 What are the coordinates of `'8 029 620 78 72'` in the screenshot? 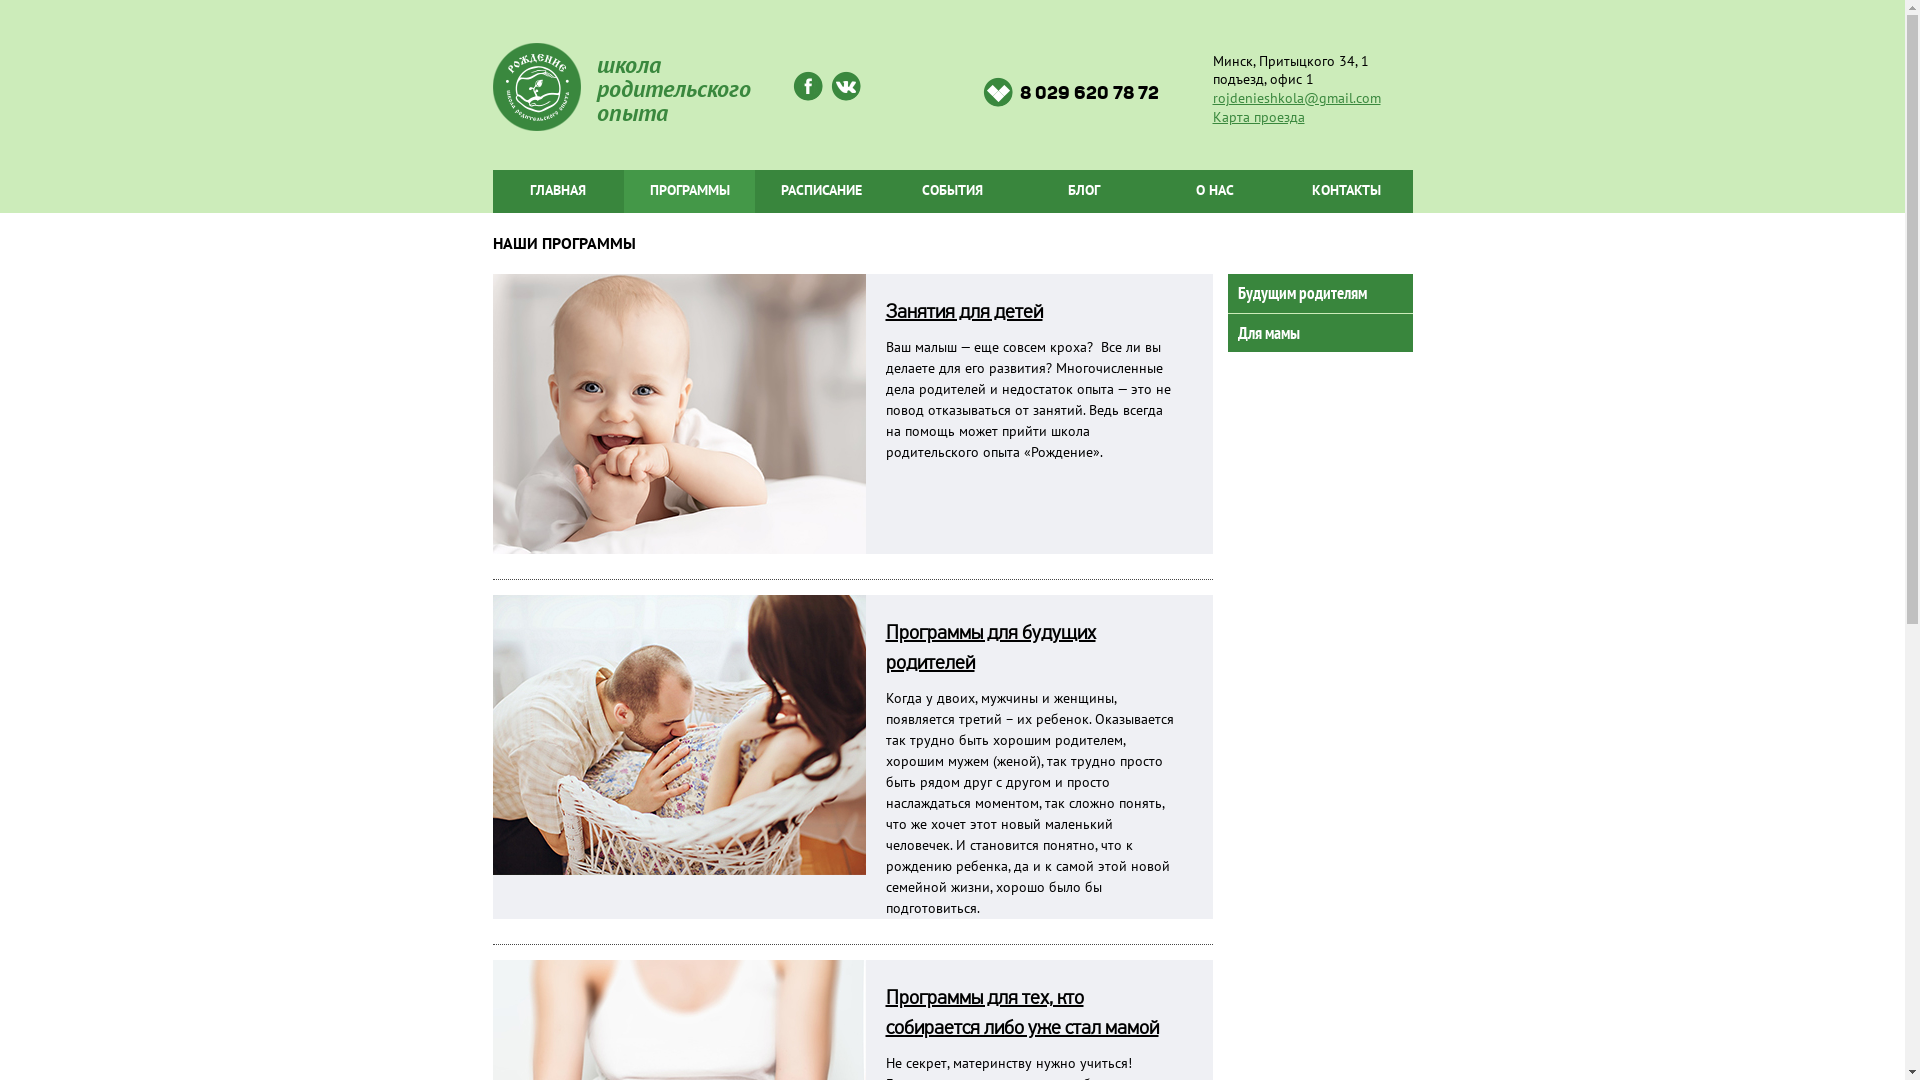 It's located at (1069, 92).